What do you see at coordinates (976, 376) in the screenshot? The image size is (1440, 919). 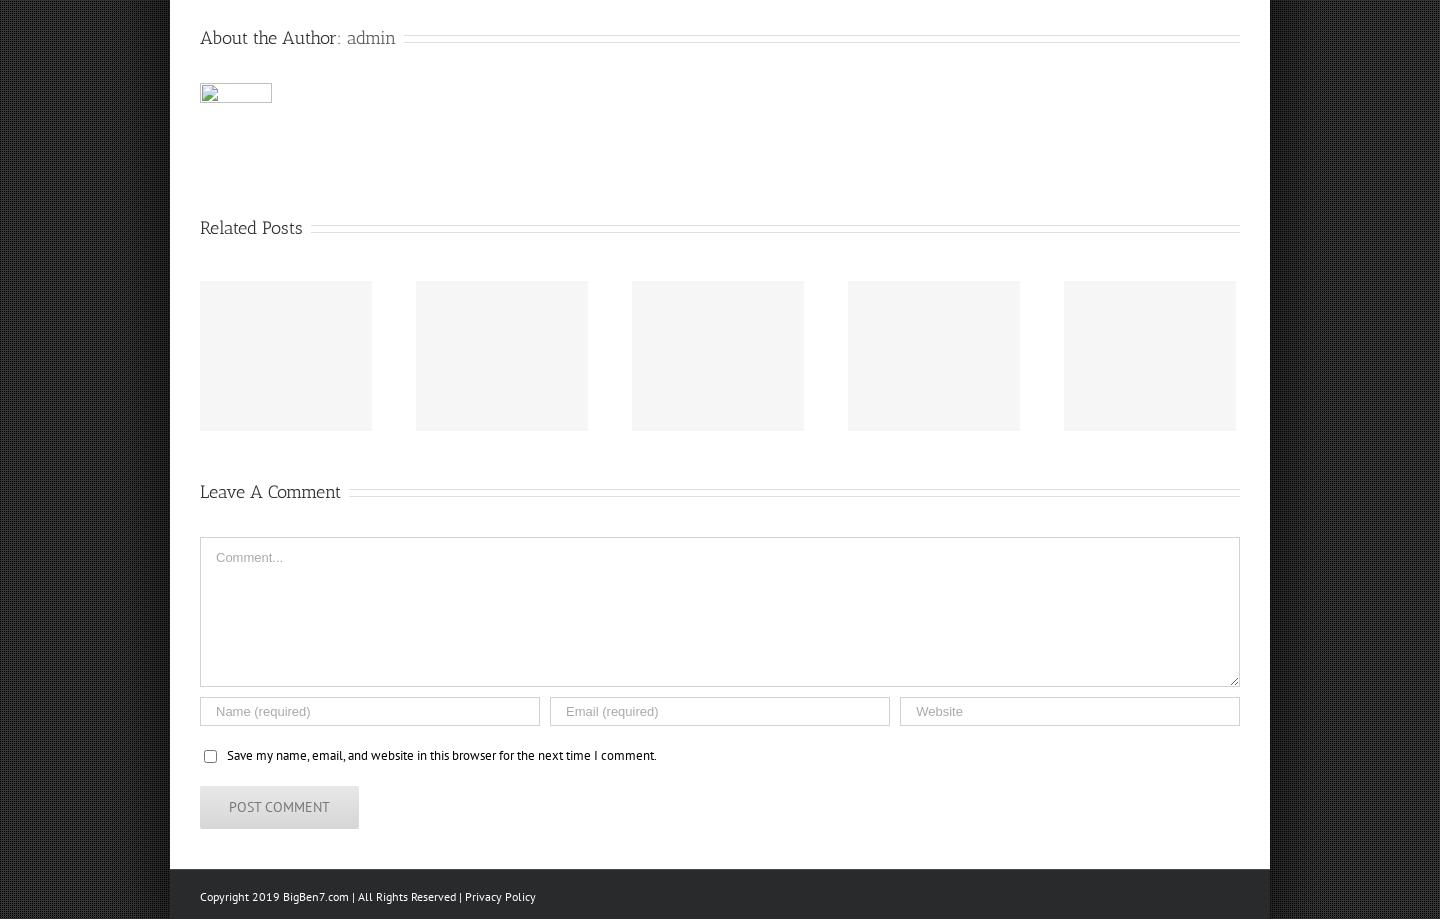 I see `'Throwback Thursday: afterall, Christmas IS next month!'` at bounding box center [976, 376].